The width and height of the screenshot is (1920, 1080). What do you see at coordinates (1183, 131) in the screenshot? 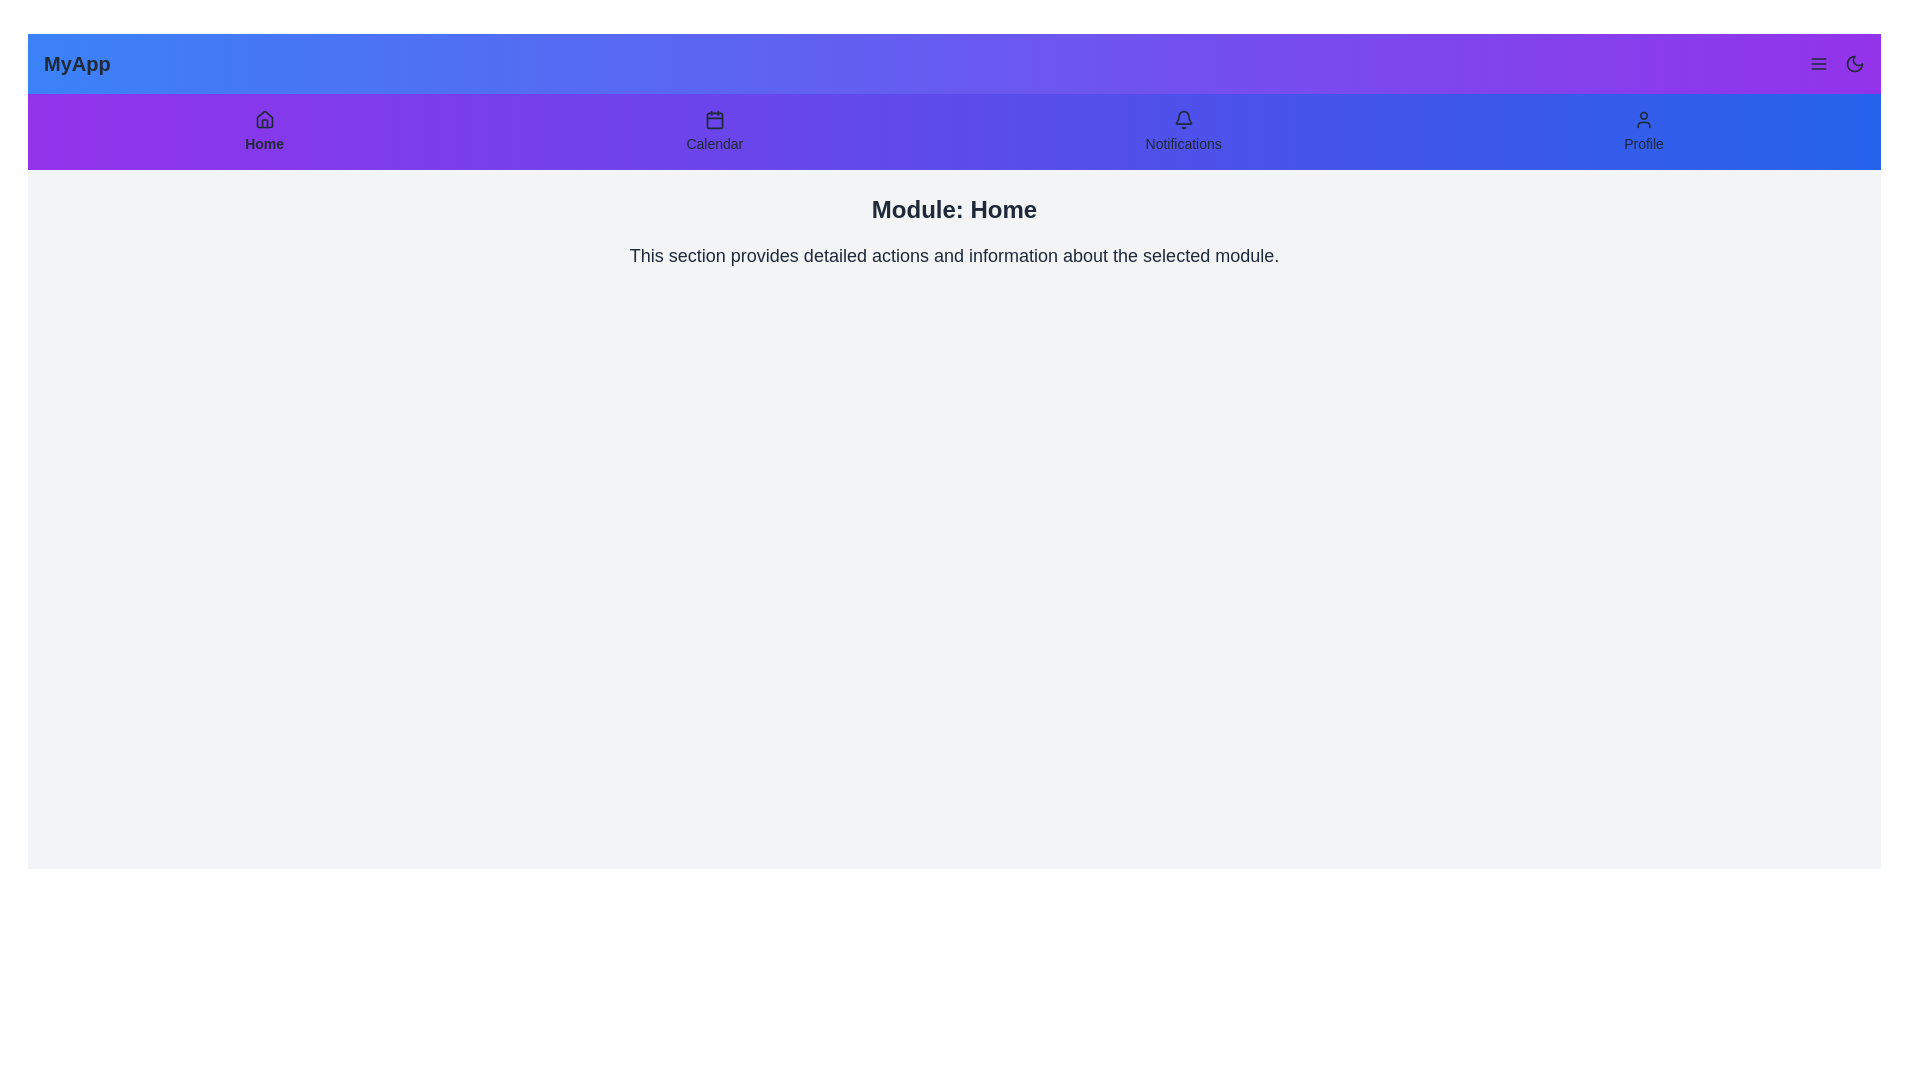
I see `the Notifications tab in the navigation bar` at bounding box center [1183, 131].